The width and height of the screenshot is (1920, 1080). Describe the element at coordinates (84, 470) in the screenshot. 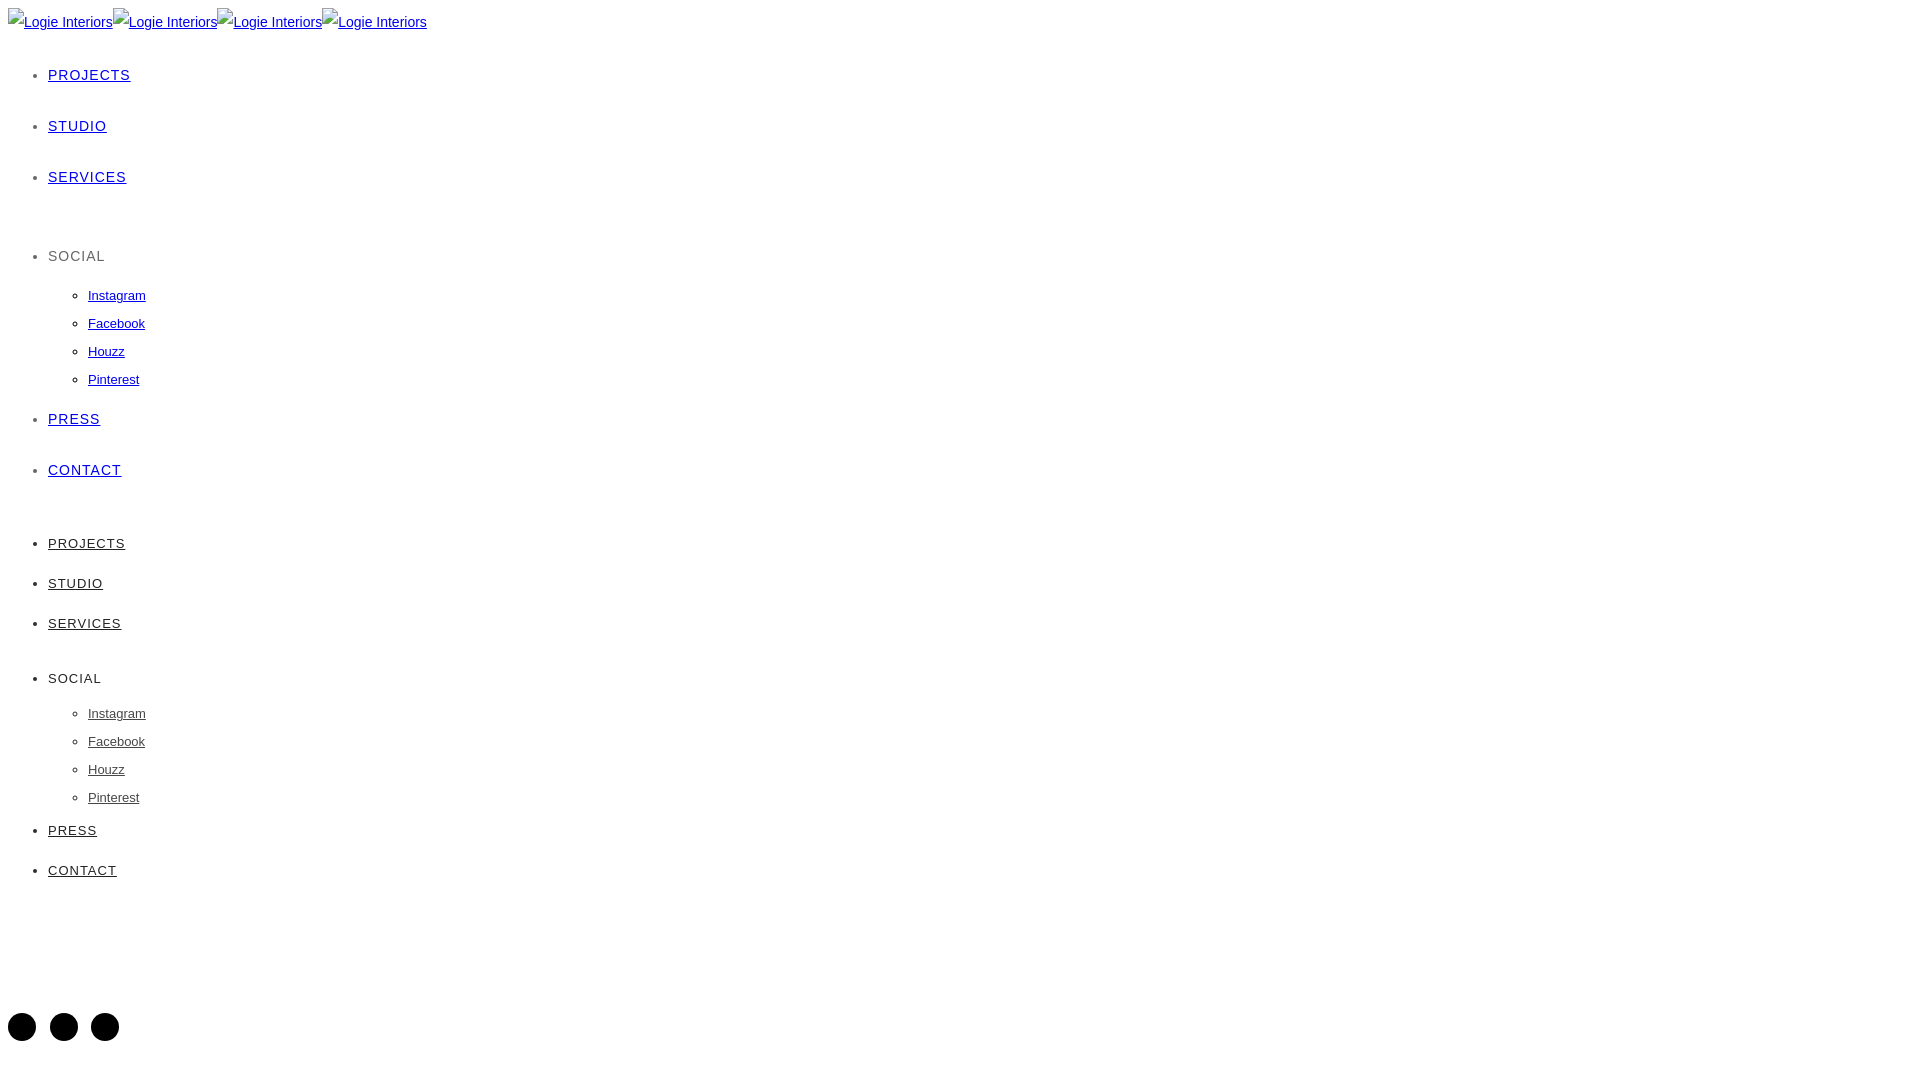

I see `'CONTACT'` at that location.